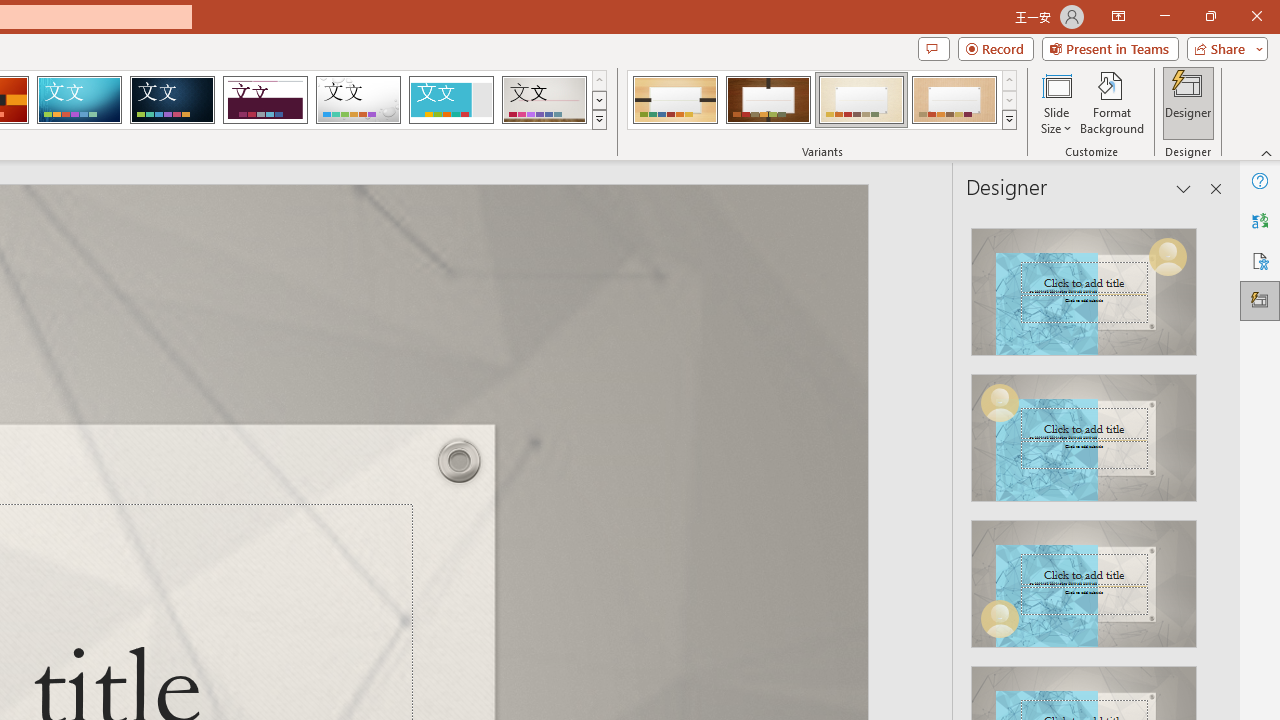  I want to click on 'Droplet', so click(358, 100).